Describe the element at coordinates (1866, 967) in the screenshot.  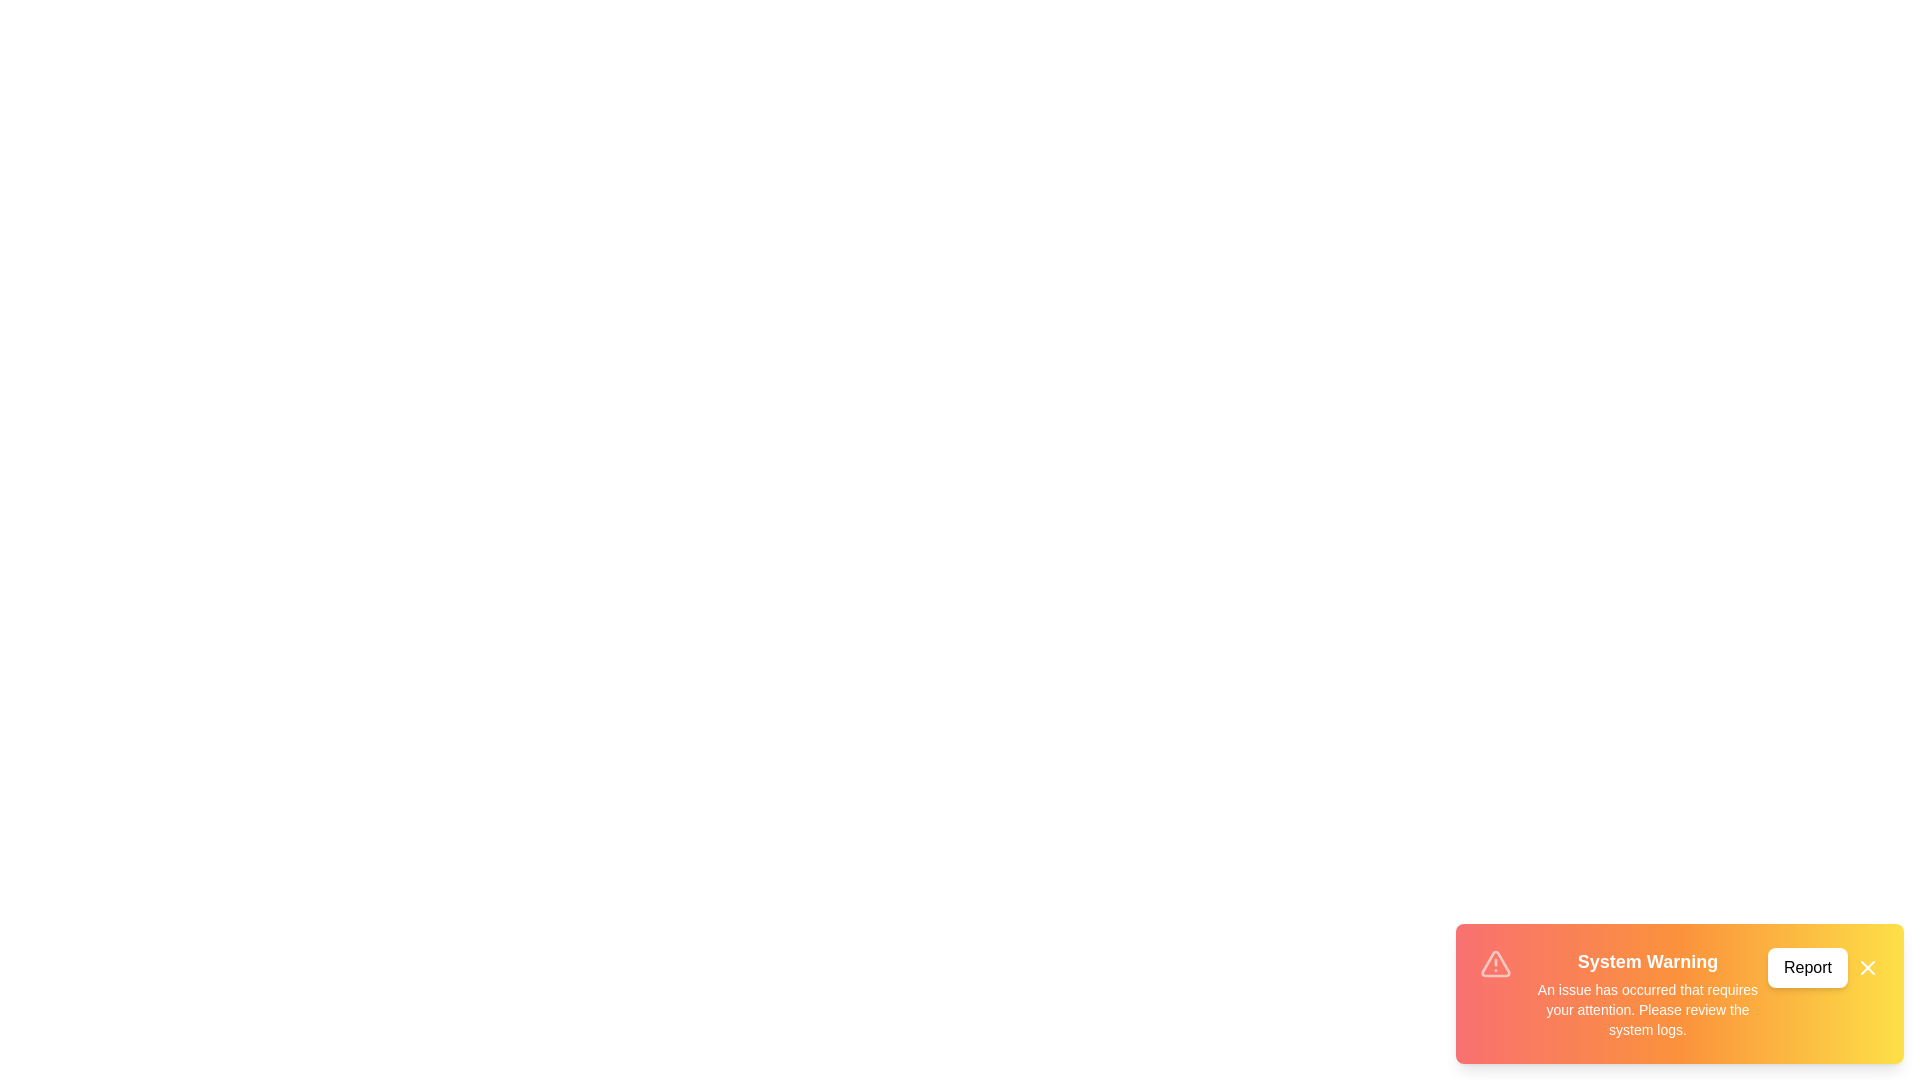
I see `the close button of the snackbar to dismiss it` at that location.